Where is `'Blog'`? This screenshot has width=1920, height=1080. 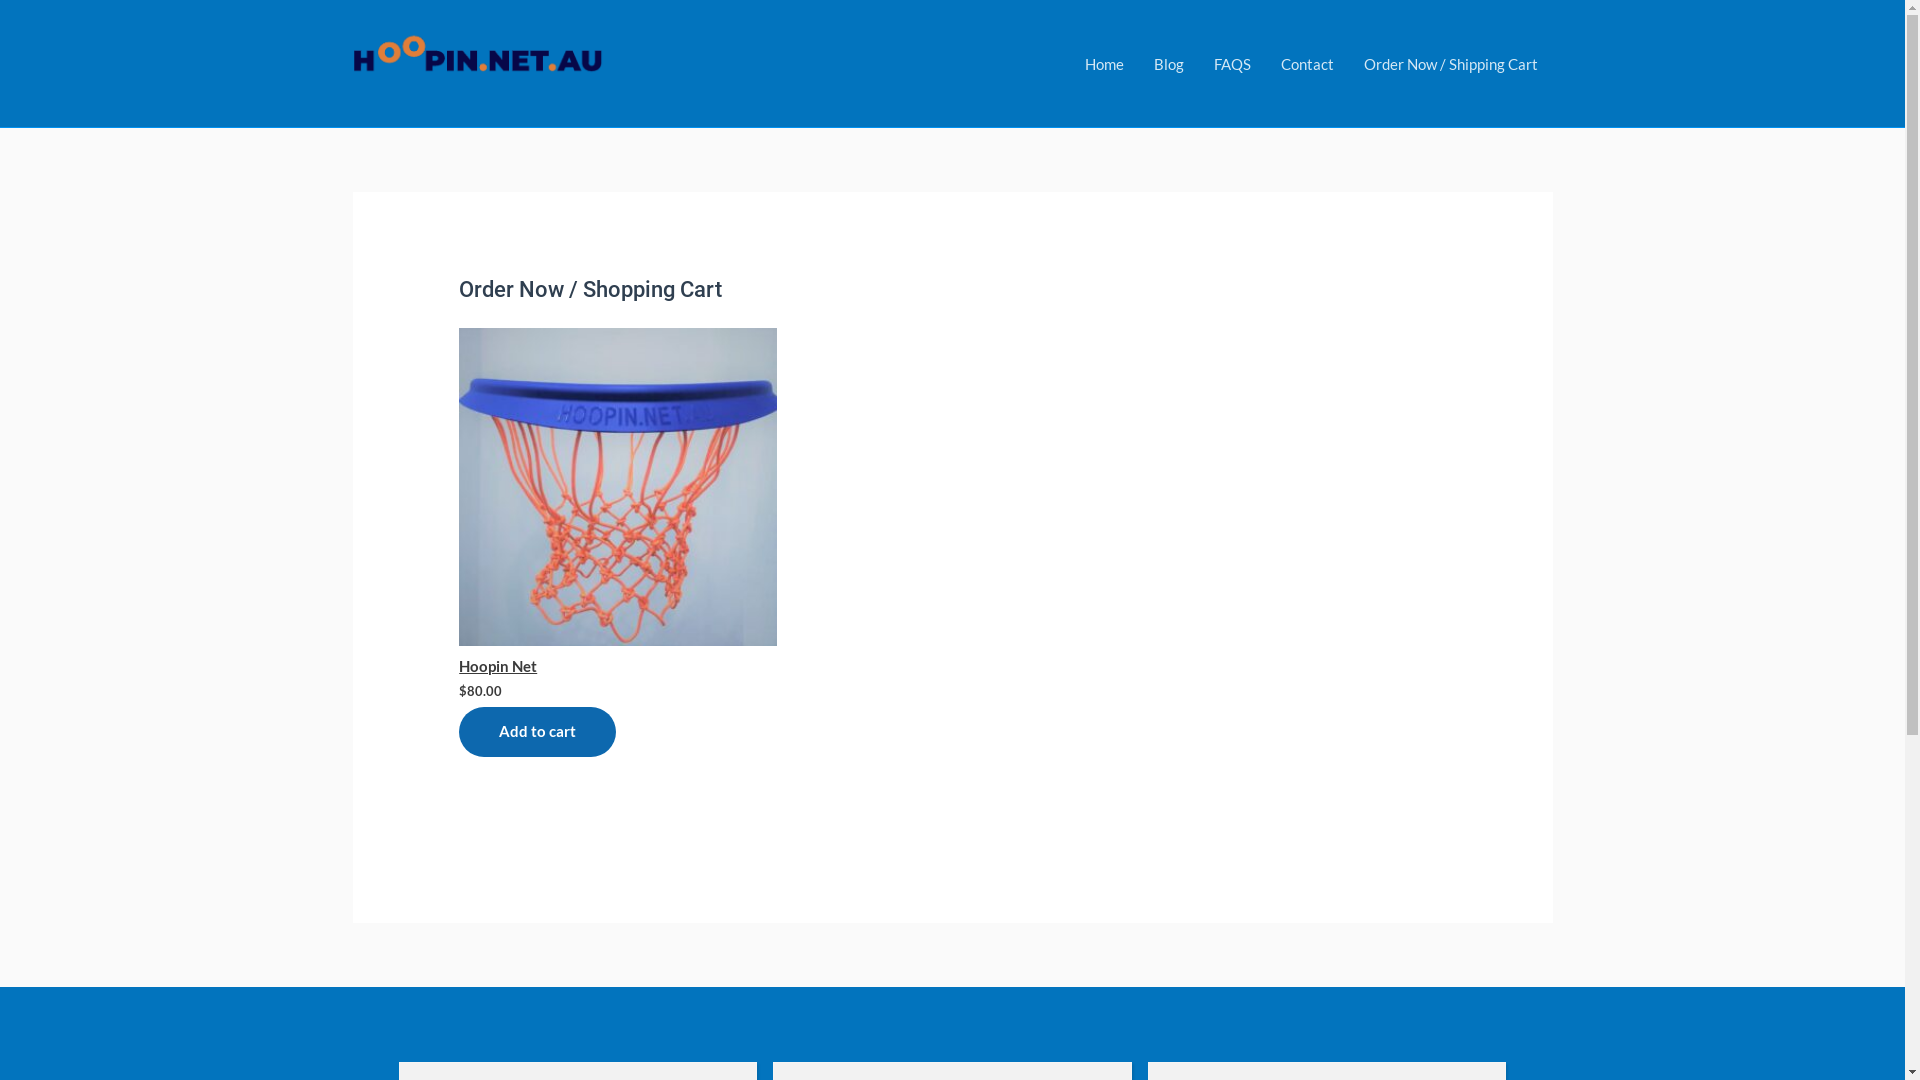
'Blog' is located at coordinates (1137, 61).